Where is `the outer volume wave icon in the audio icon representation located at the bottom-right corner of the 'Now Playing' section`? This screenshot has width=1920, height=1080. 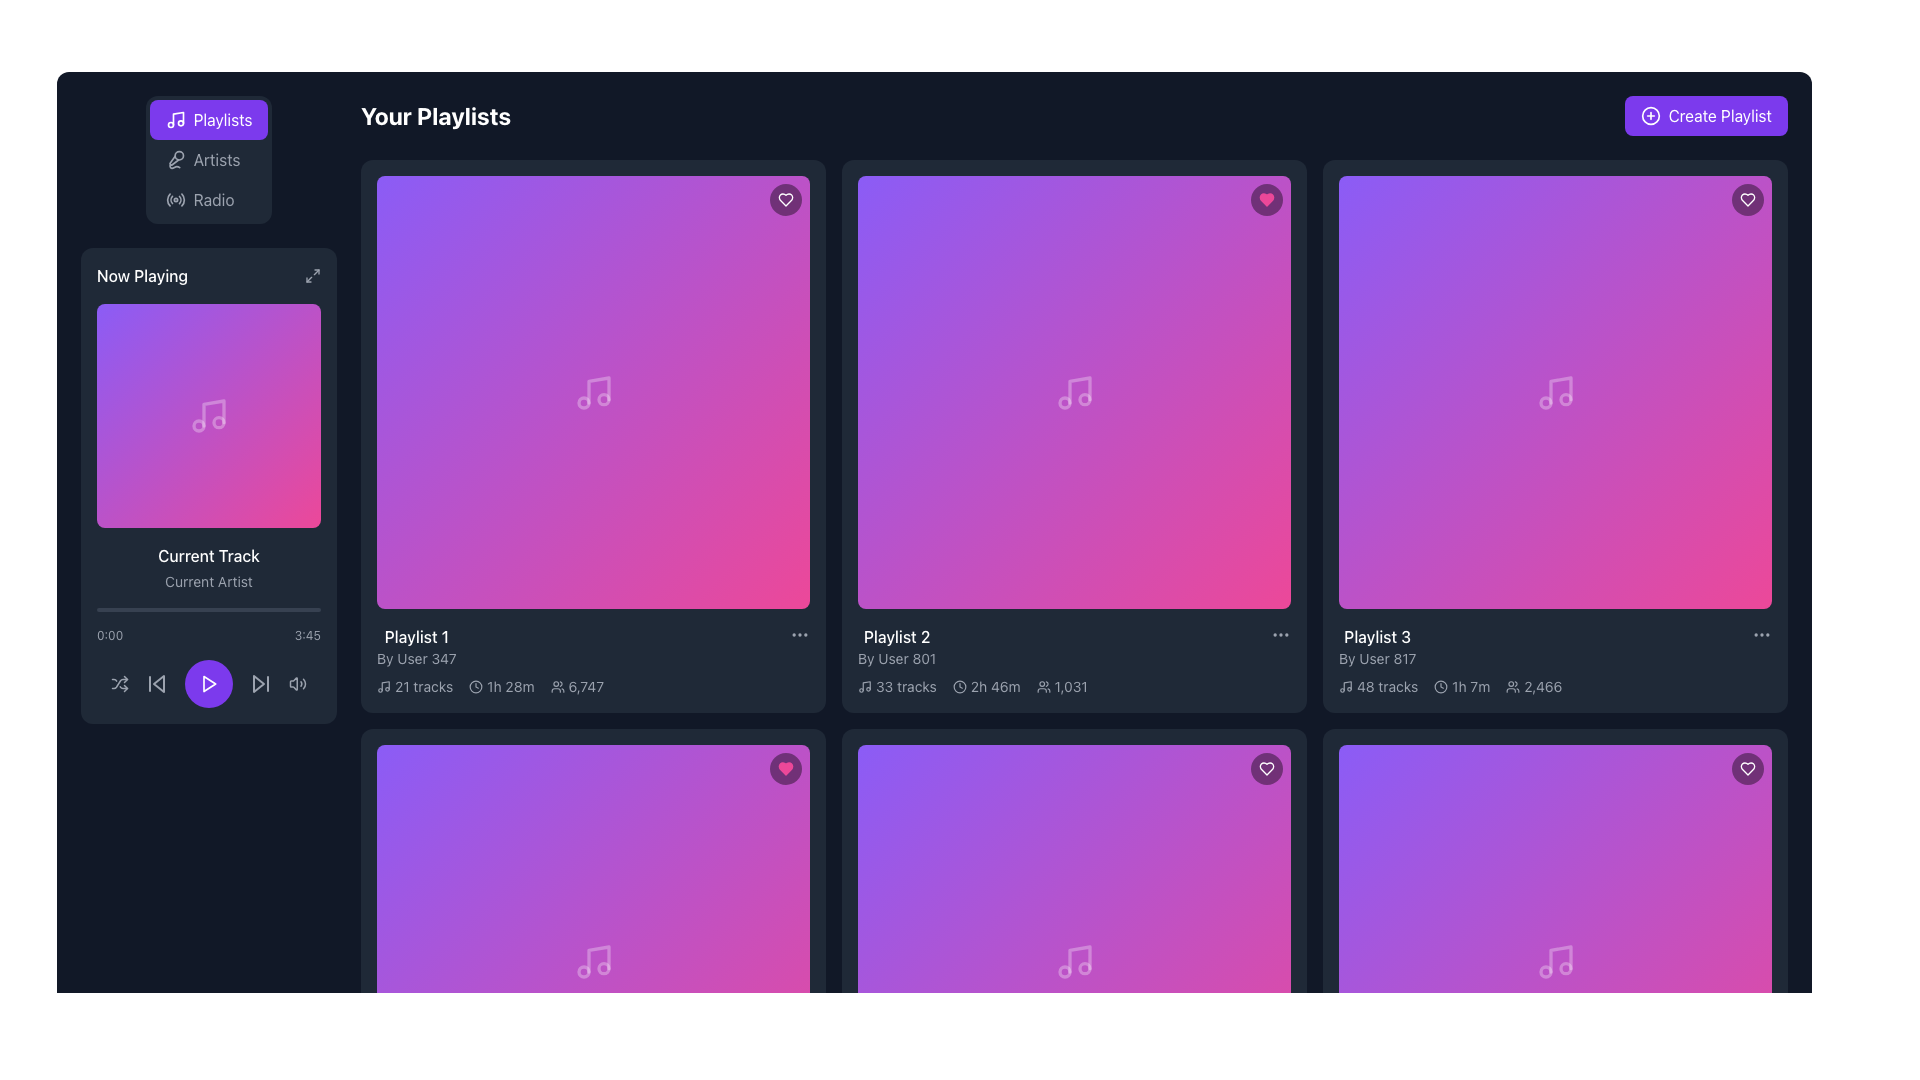 the outer volume wave icon in the audio icon representation located at the bottom-right corner of the 'Now Playing' section is located at coordinates (303, 682).